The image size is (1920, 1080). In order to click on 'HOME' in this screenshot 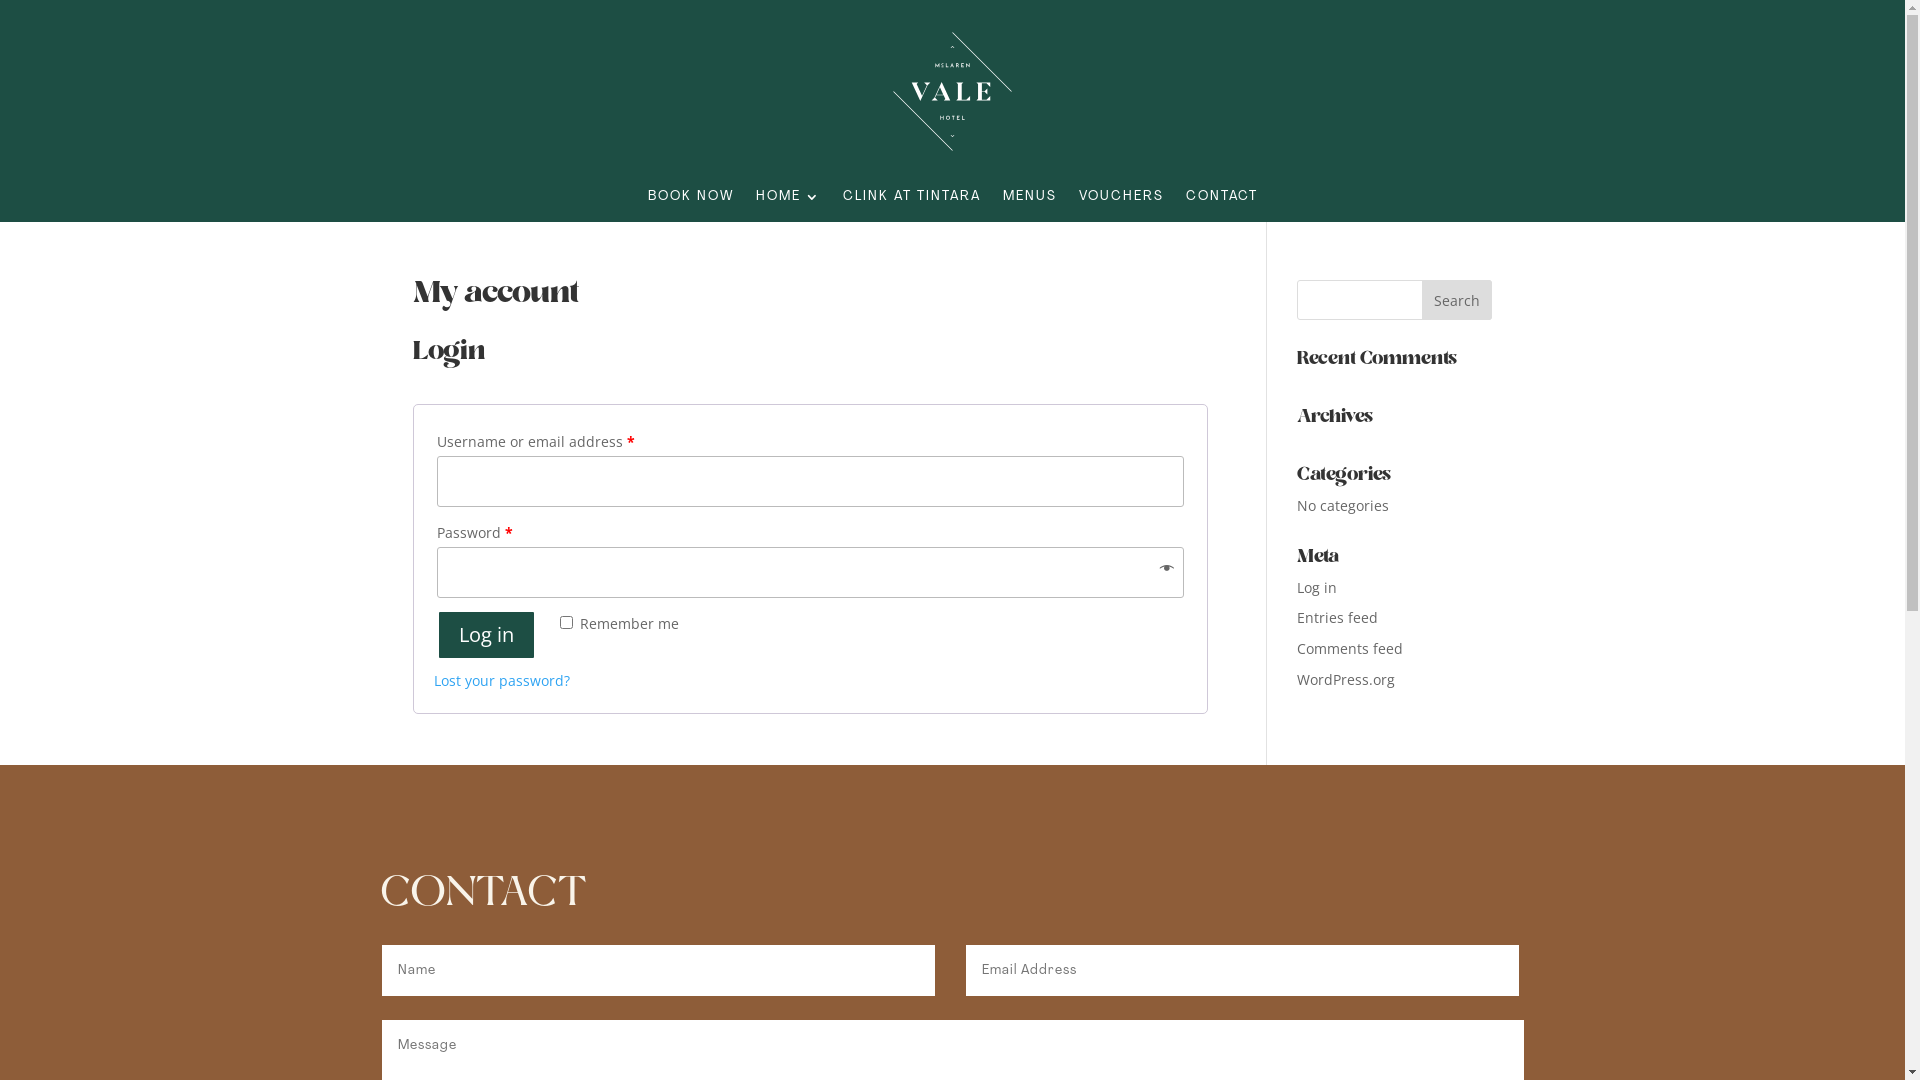, I will do `click(787, 200)`.